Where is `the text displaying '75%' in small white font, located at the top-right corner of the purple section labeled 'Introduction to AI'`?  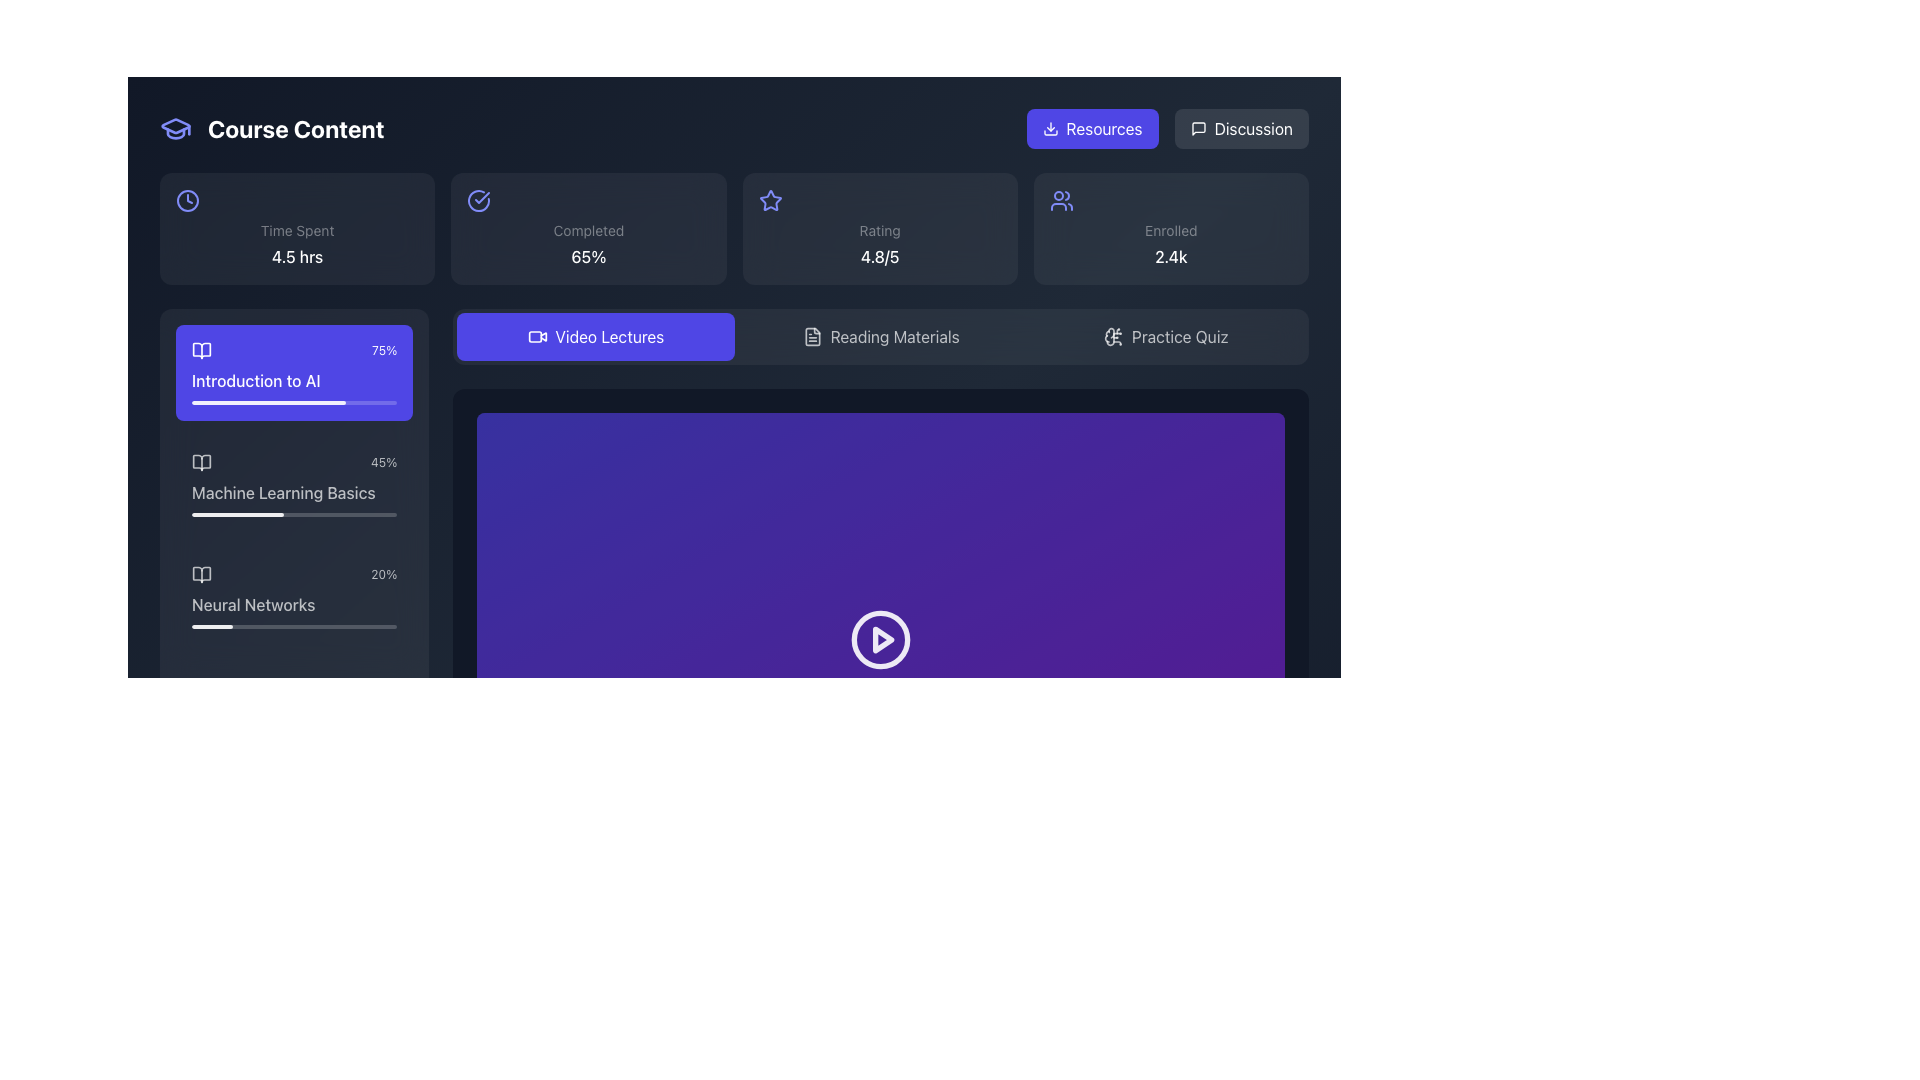 the text displaying '75%' in small white font, located at the top-right corner of the purple section labeled 'Introduction to AI' is located at coordinates (384, 350).